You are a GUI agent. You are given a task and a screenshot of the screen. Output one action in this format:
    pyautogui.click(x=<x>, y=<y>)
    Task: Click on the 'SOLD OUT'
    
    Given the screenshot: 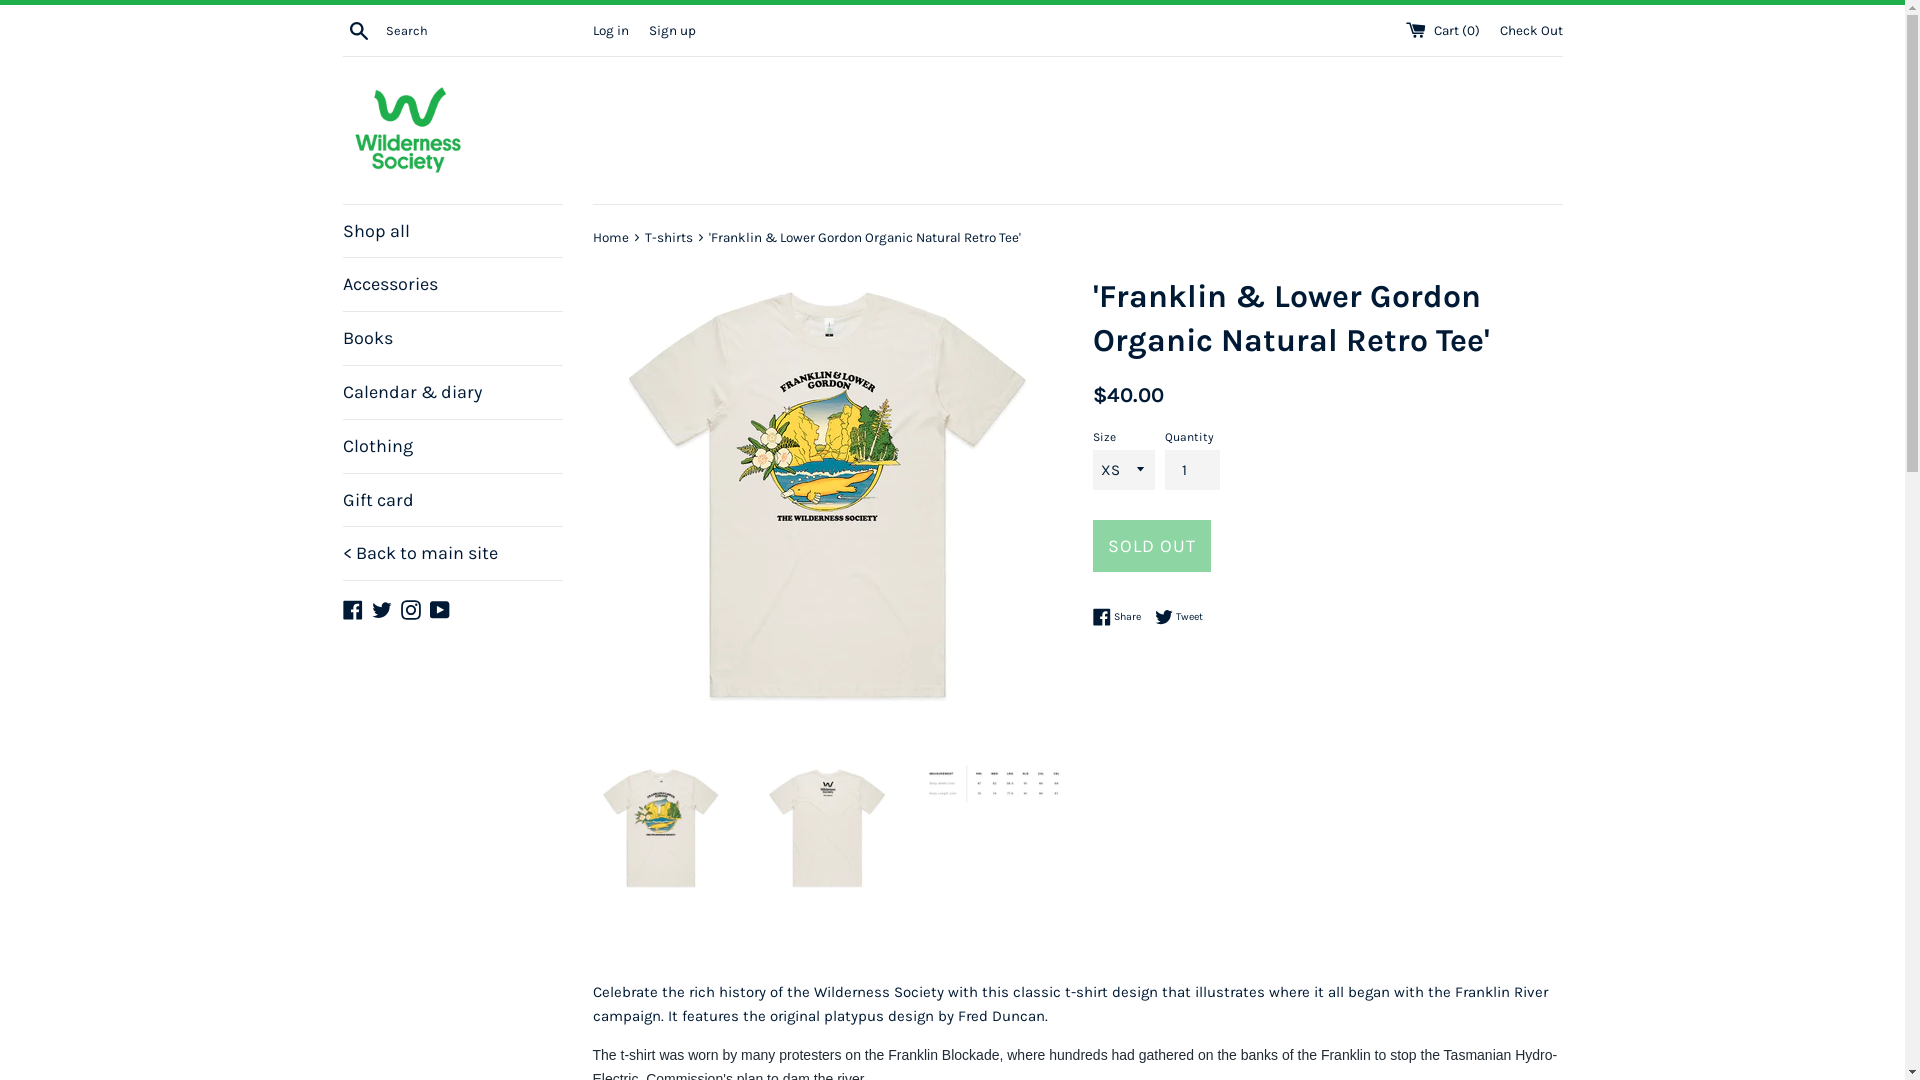 What is the action you would take?
    pyautogui.click(x=1090, y=546)
    